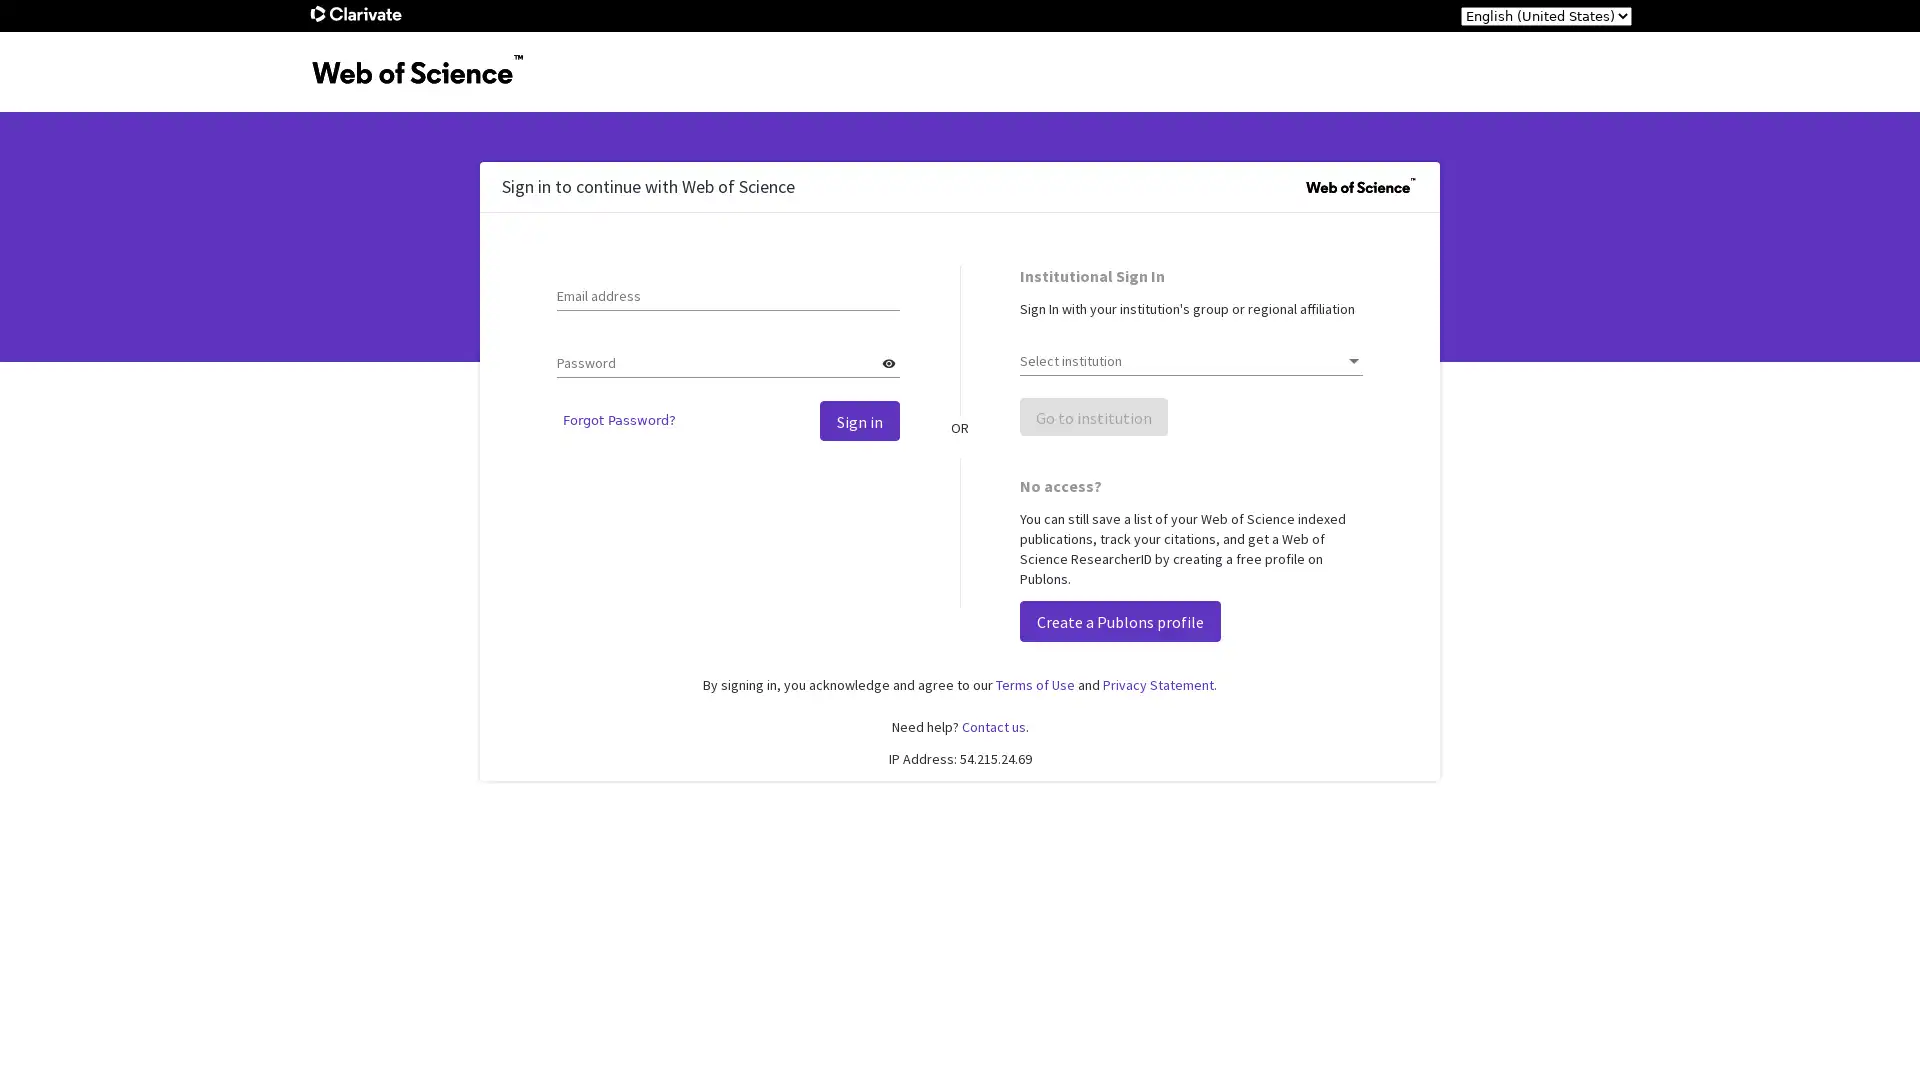 The width and height of the screenshot is (1920, 1080). Describe the element at coordinates (859, 419) in the screenshot. I see `Sign in` at that location.